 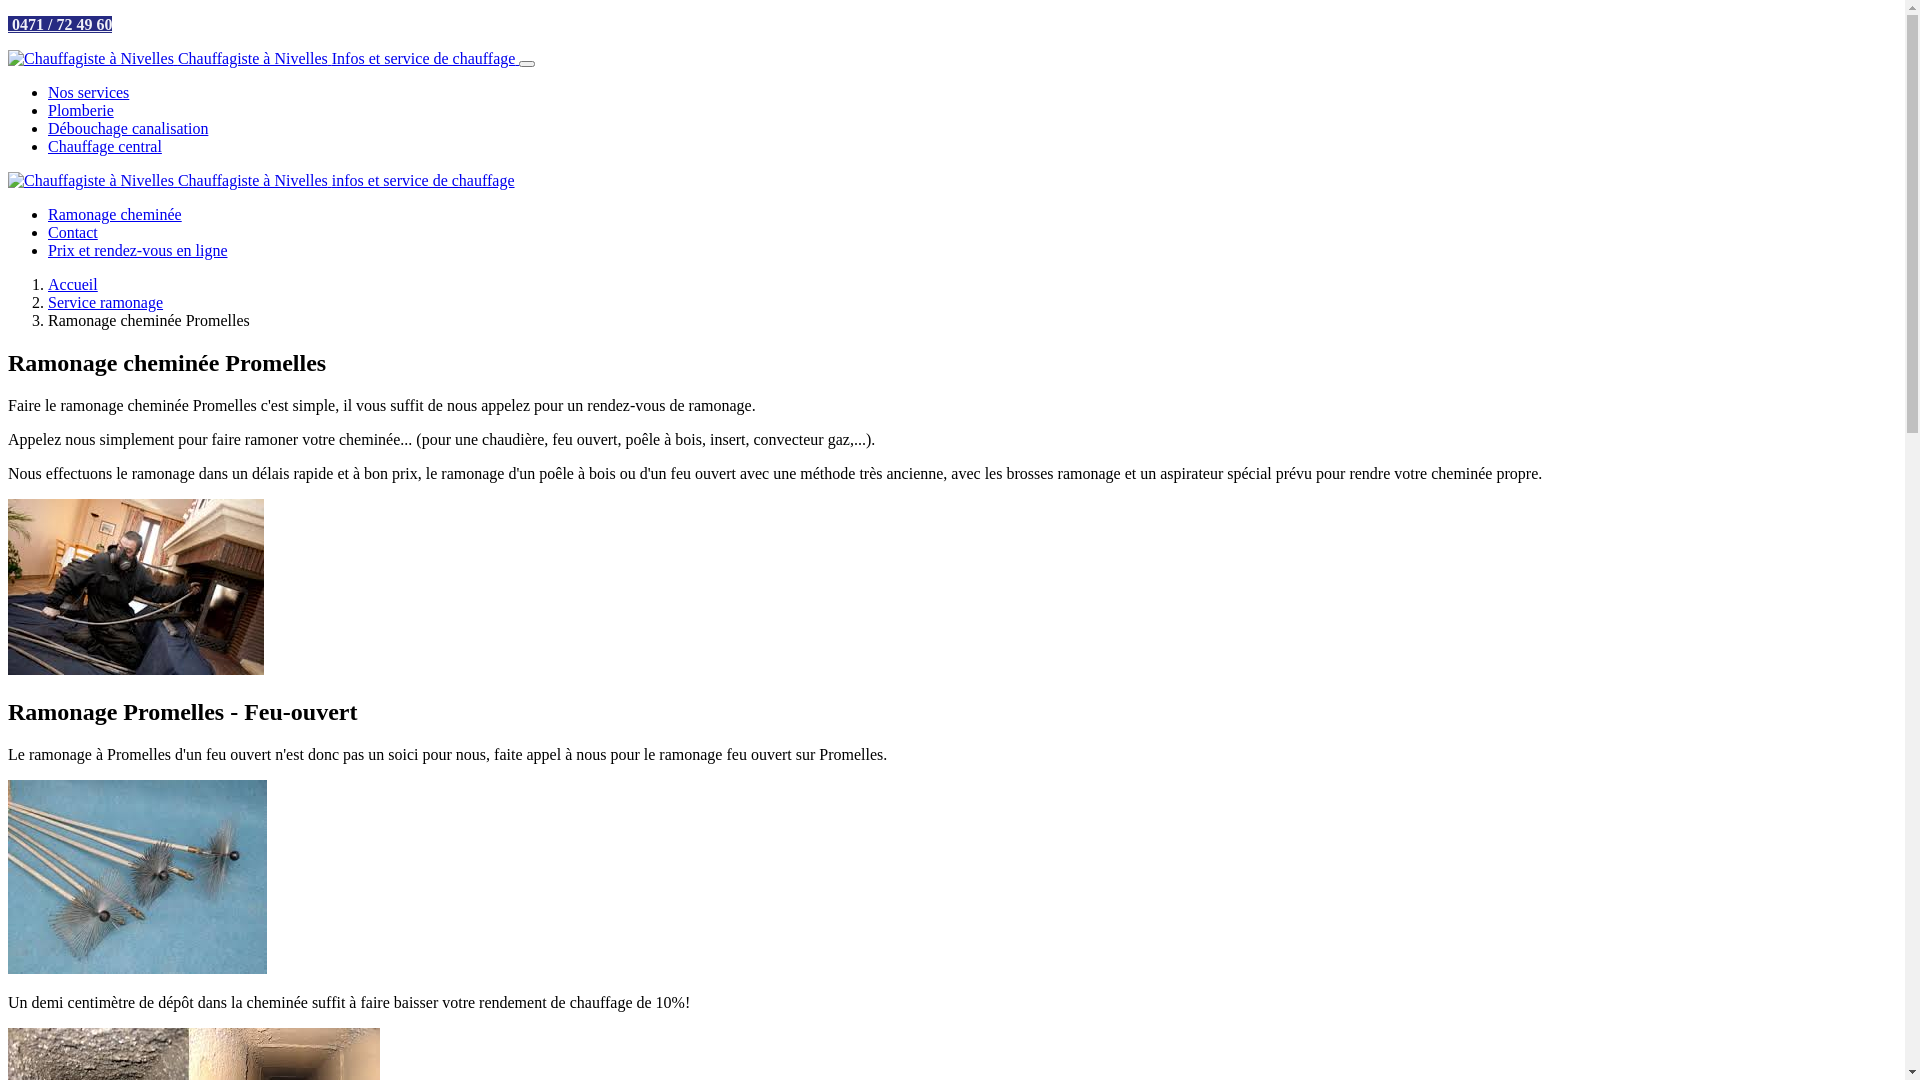 What do you see at coordinates (59, 24) in the screenshot?
I see `' 0471 / 72 49 60'` at bounding box center [59, 24].